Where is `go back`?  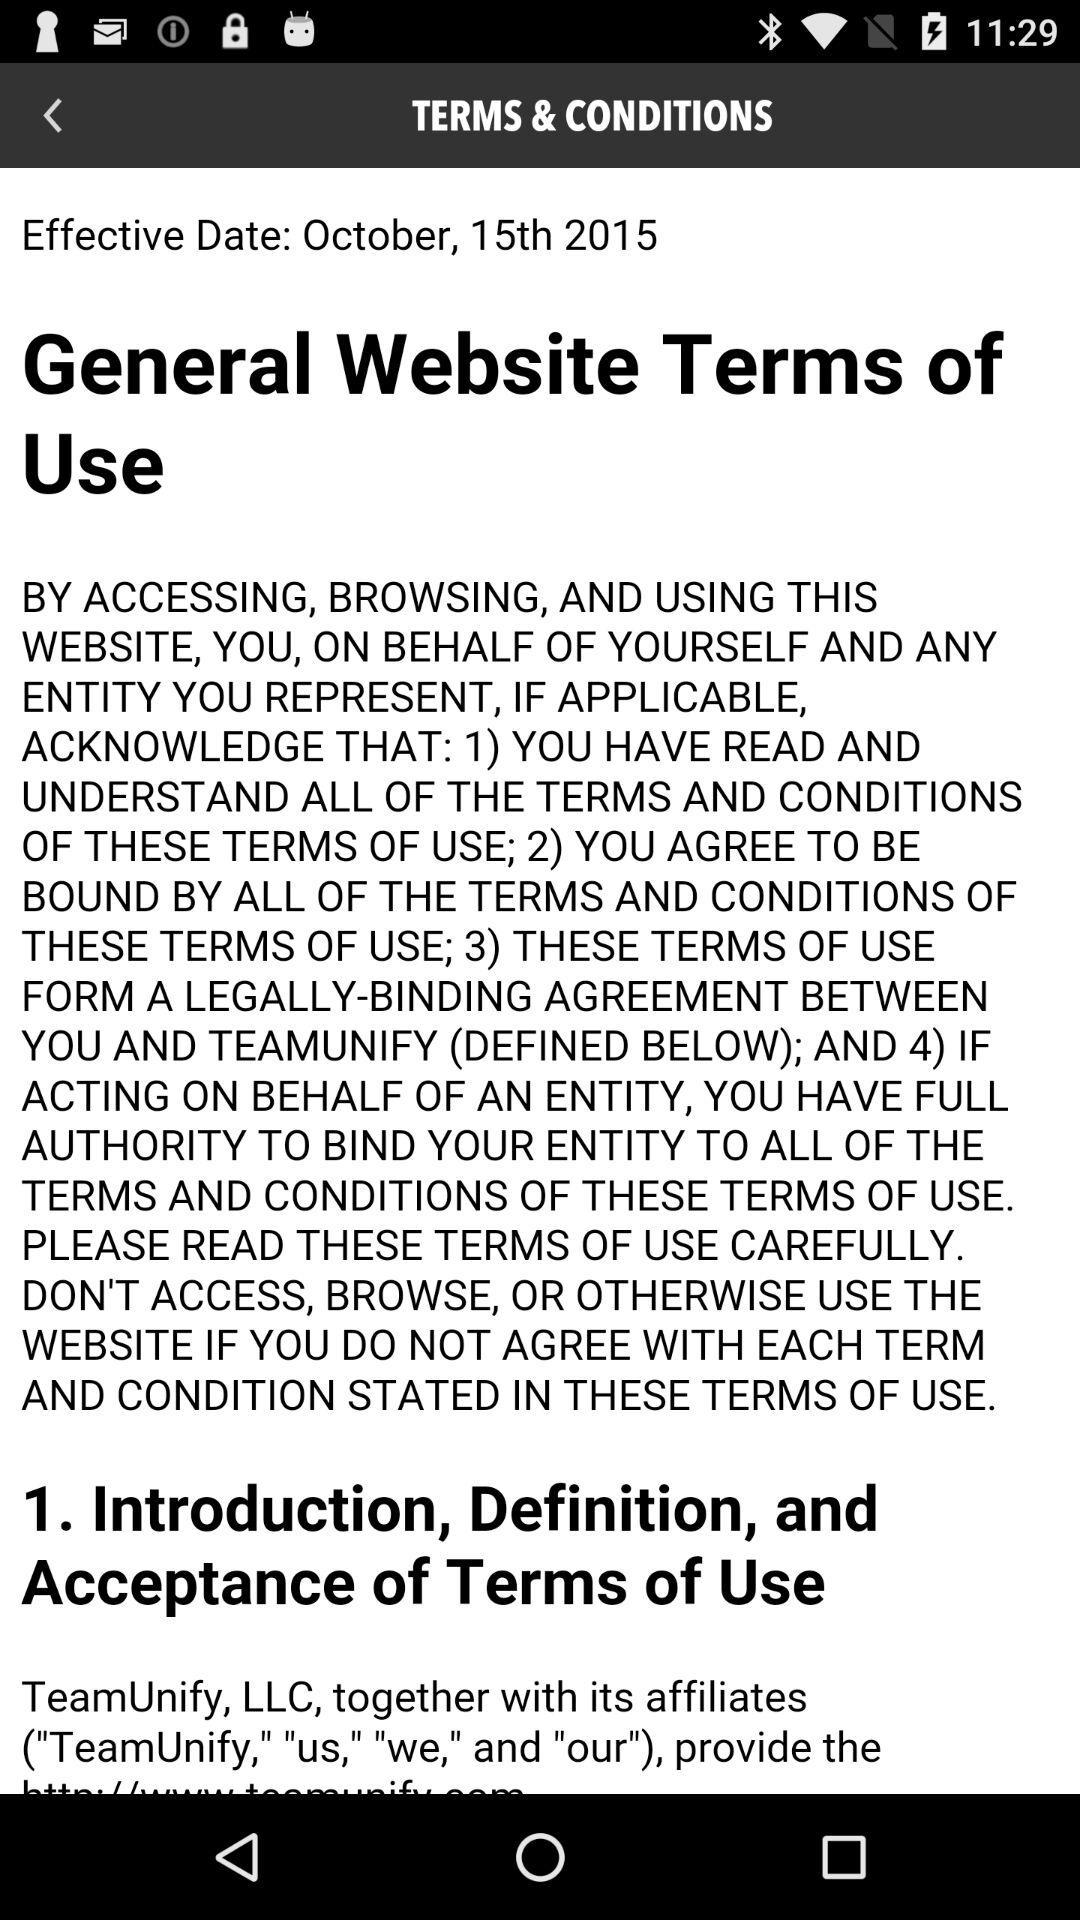
go back is located at coordinates (51, 114).